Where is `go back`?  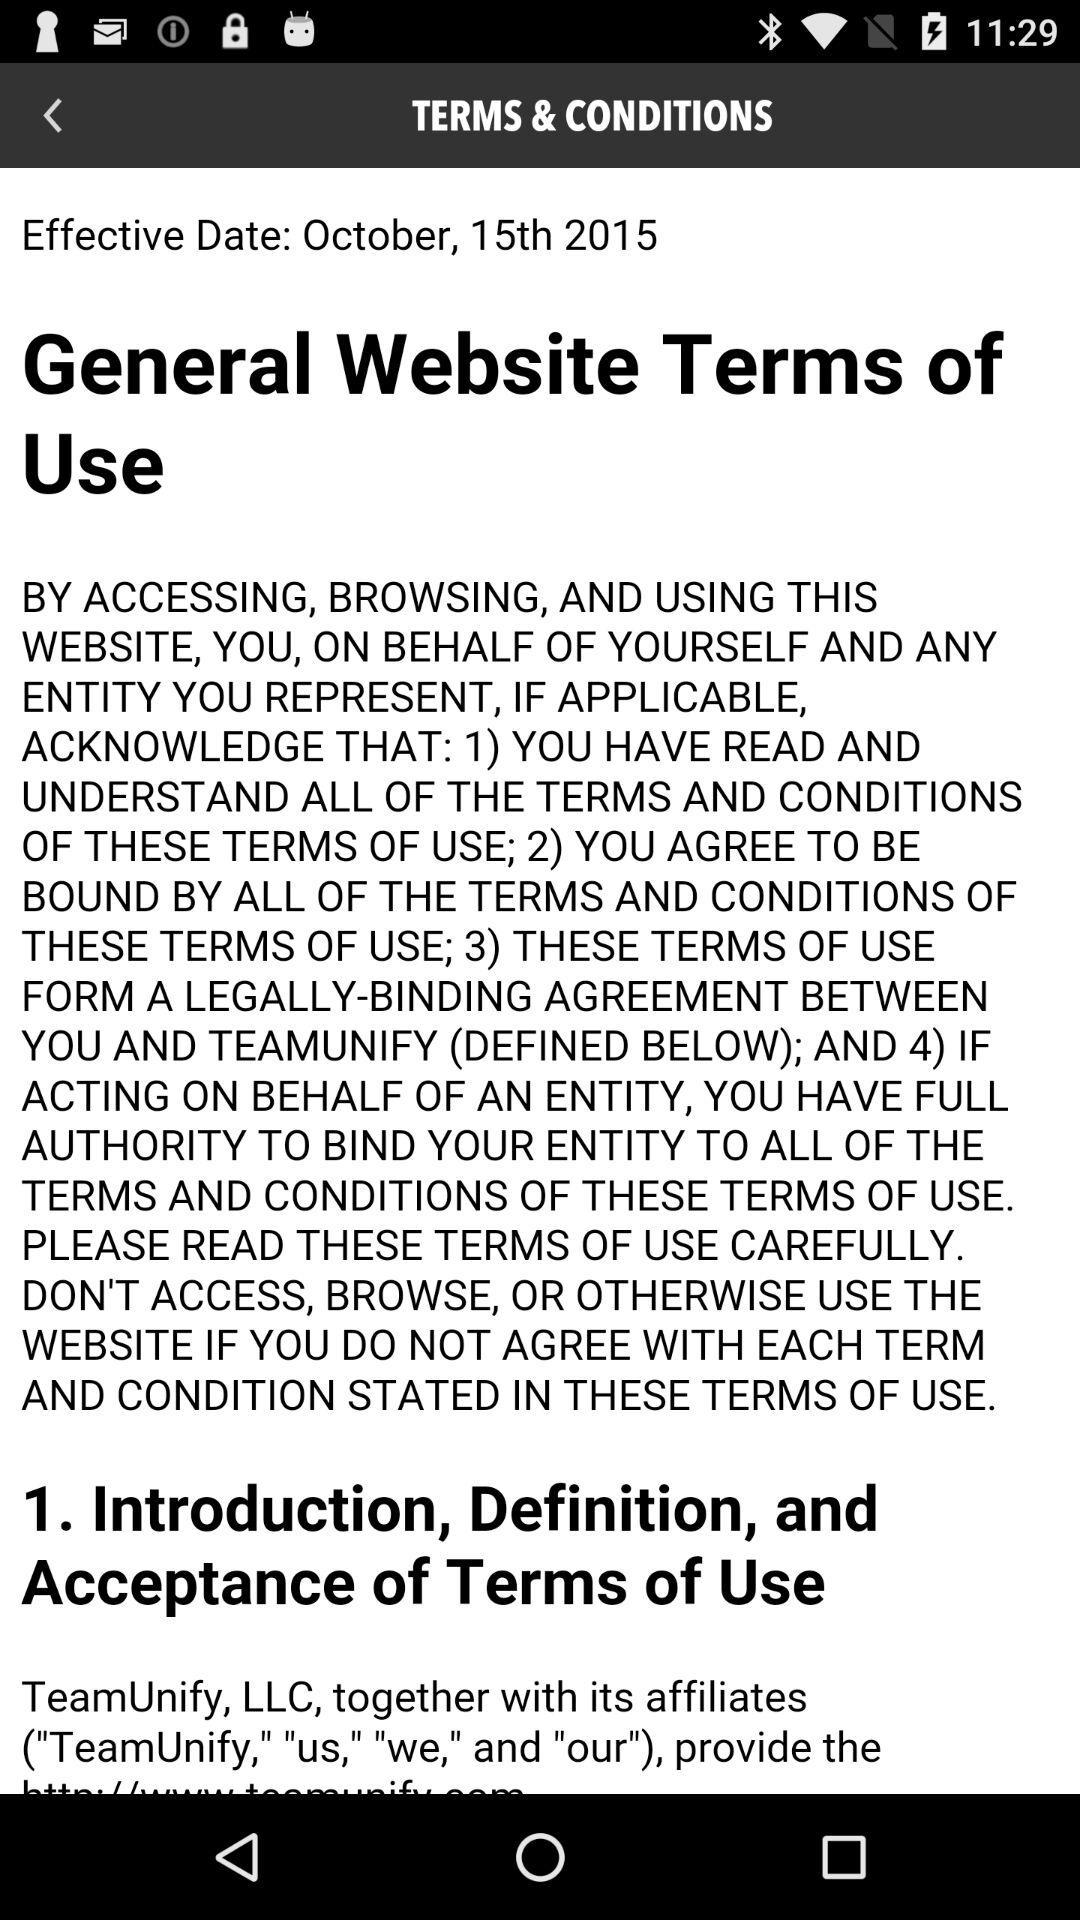
go back is located at coordinates (51, 114).